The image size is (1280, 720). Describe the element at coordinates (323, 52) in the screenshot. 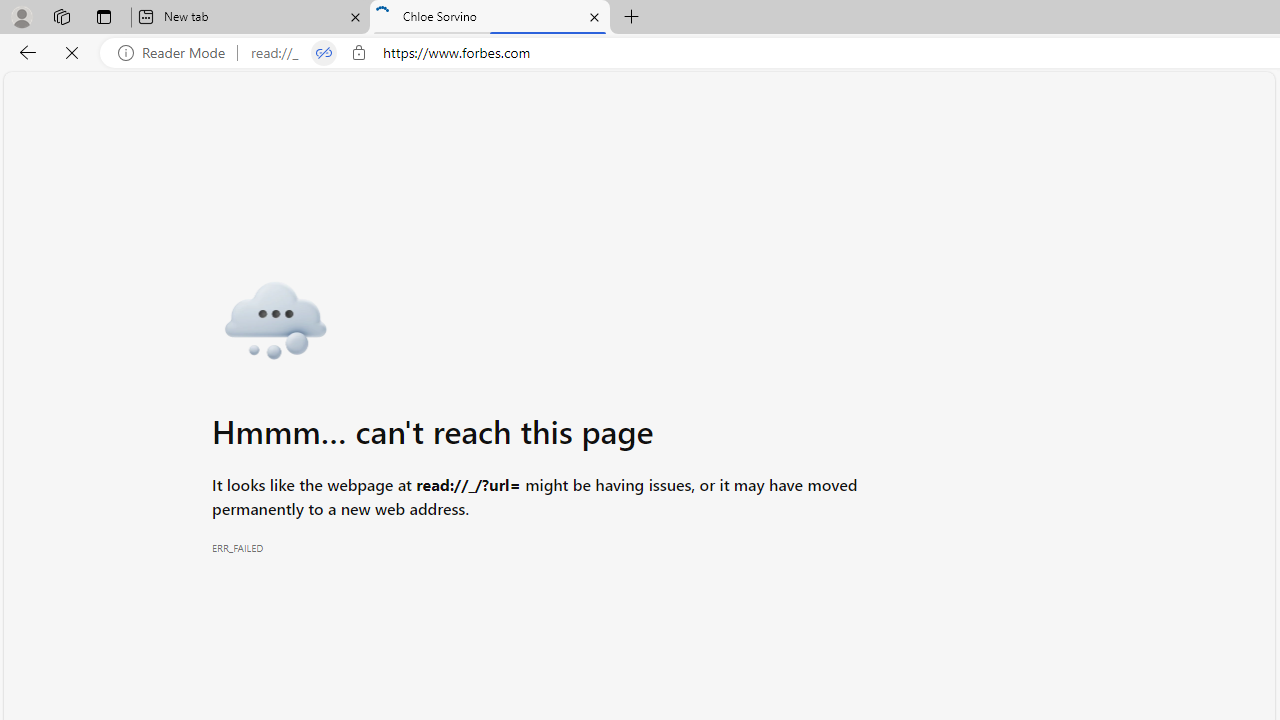

I see `'Tabs in split screen'` at that location.